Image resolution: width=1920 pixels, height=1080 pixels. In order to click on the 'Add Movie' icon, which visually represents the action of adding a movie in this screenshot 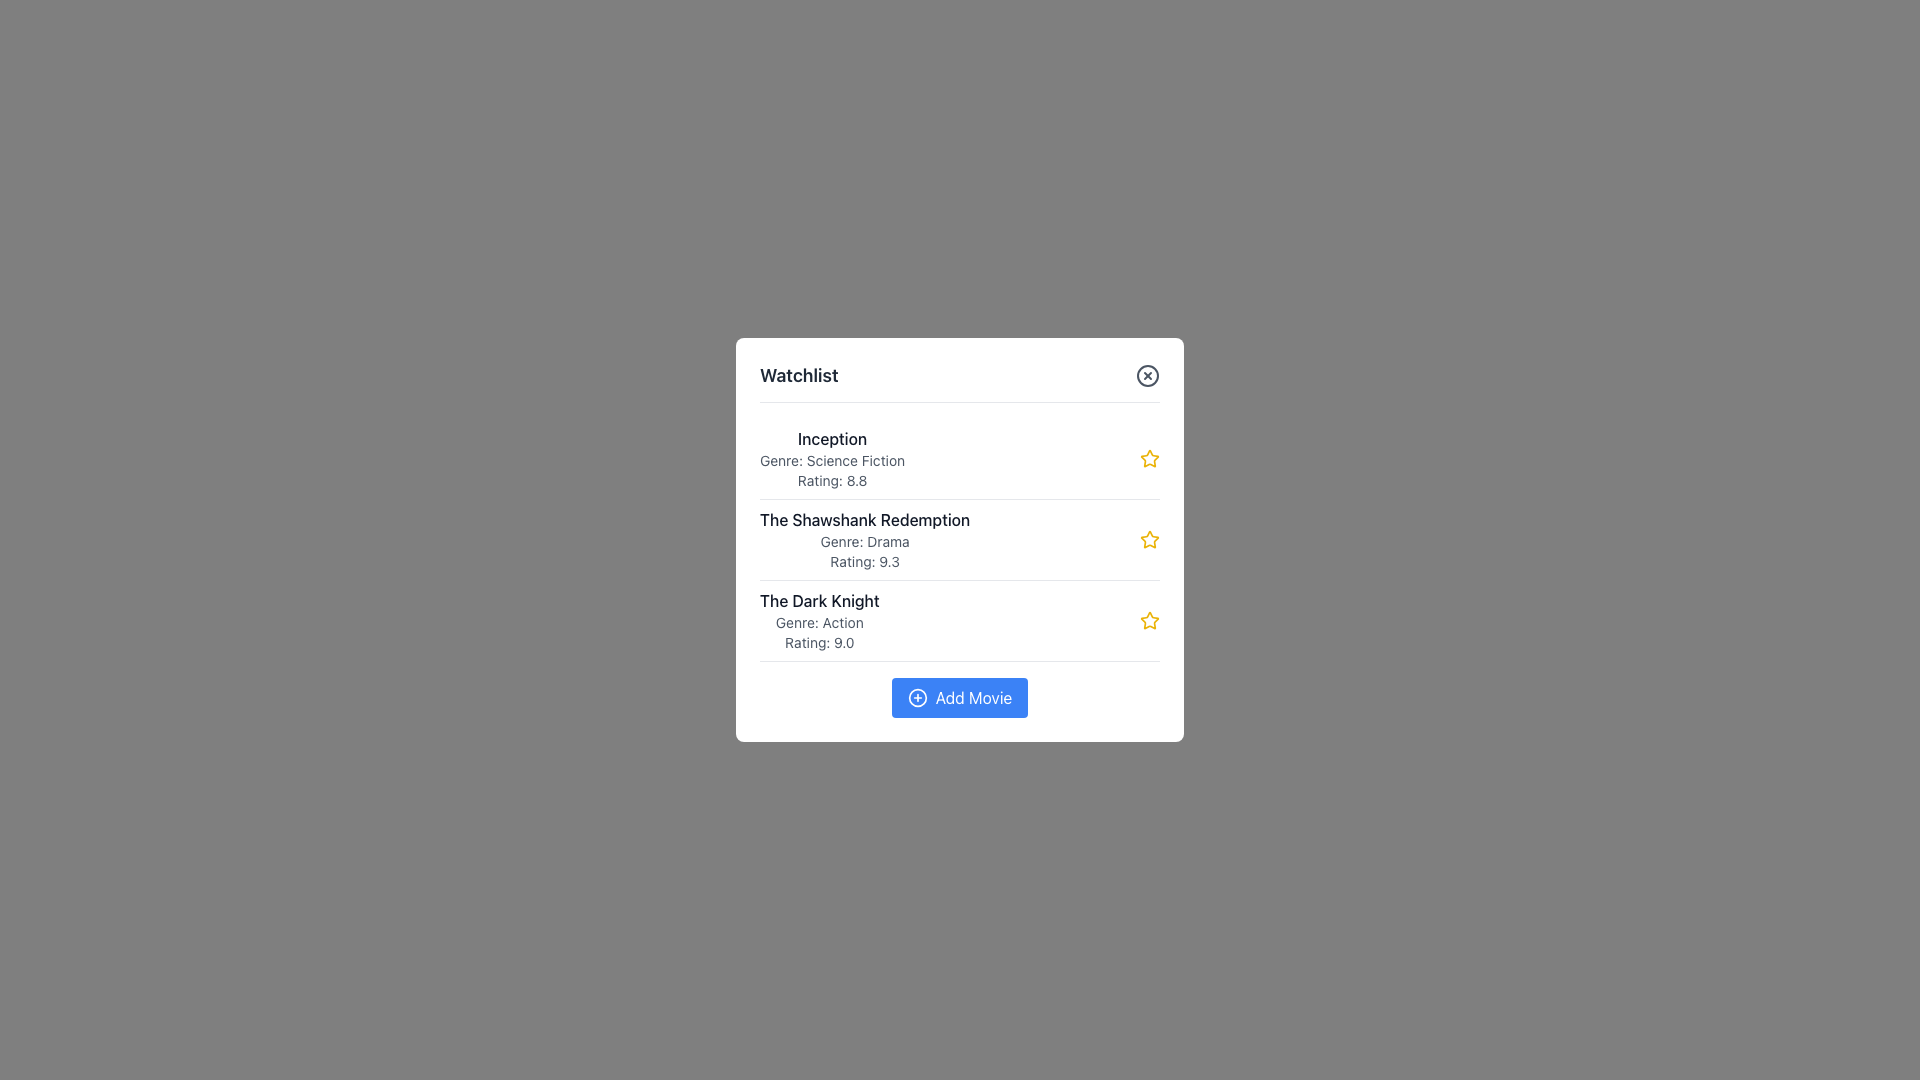, I will do `click(916, 697)`.